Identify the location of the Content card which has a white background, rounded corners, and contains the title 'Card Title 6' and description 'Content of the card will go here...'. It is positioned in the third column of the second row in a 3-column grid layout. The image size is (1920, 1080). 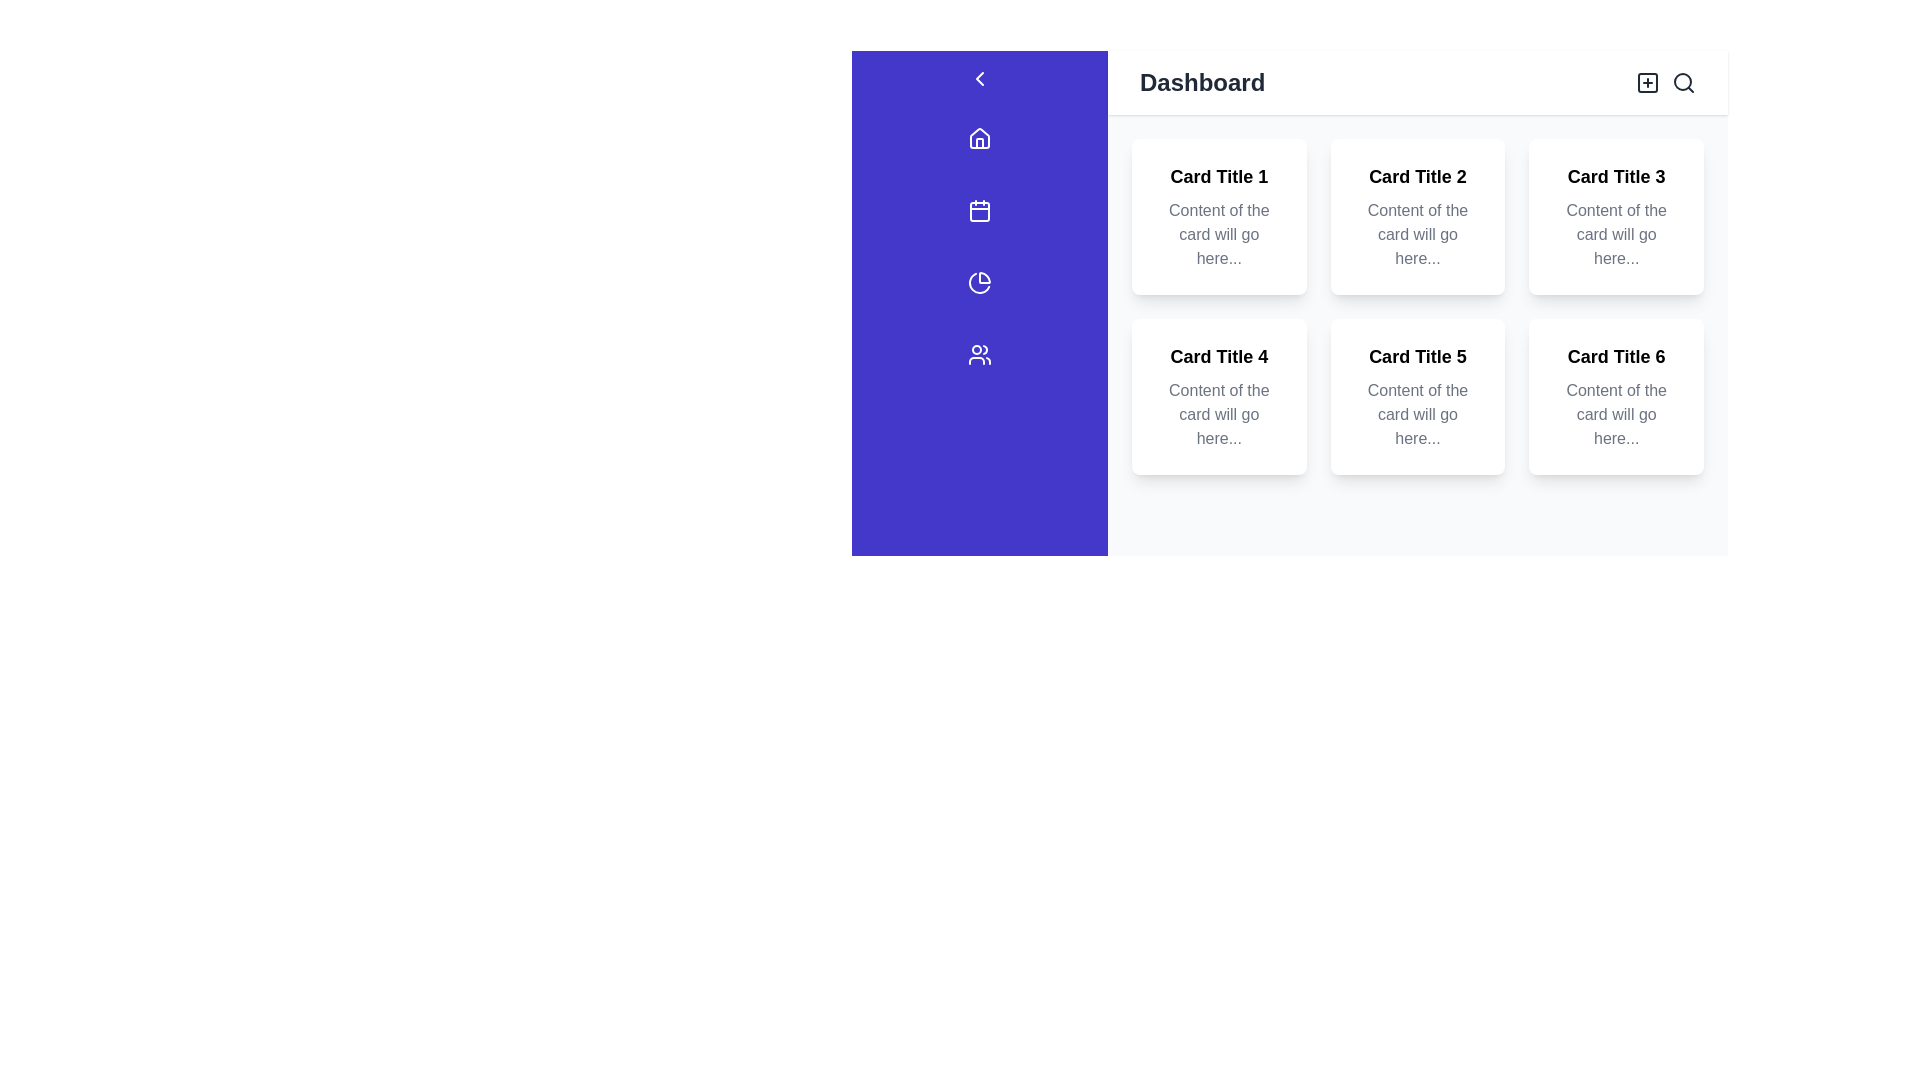
(1616, 397).